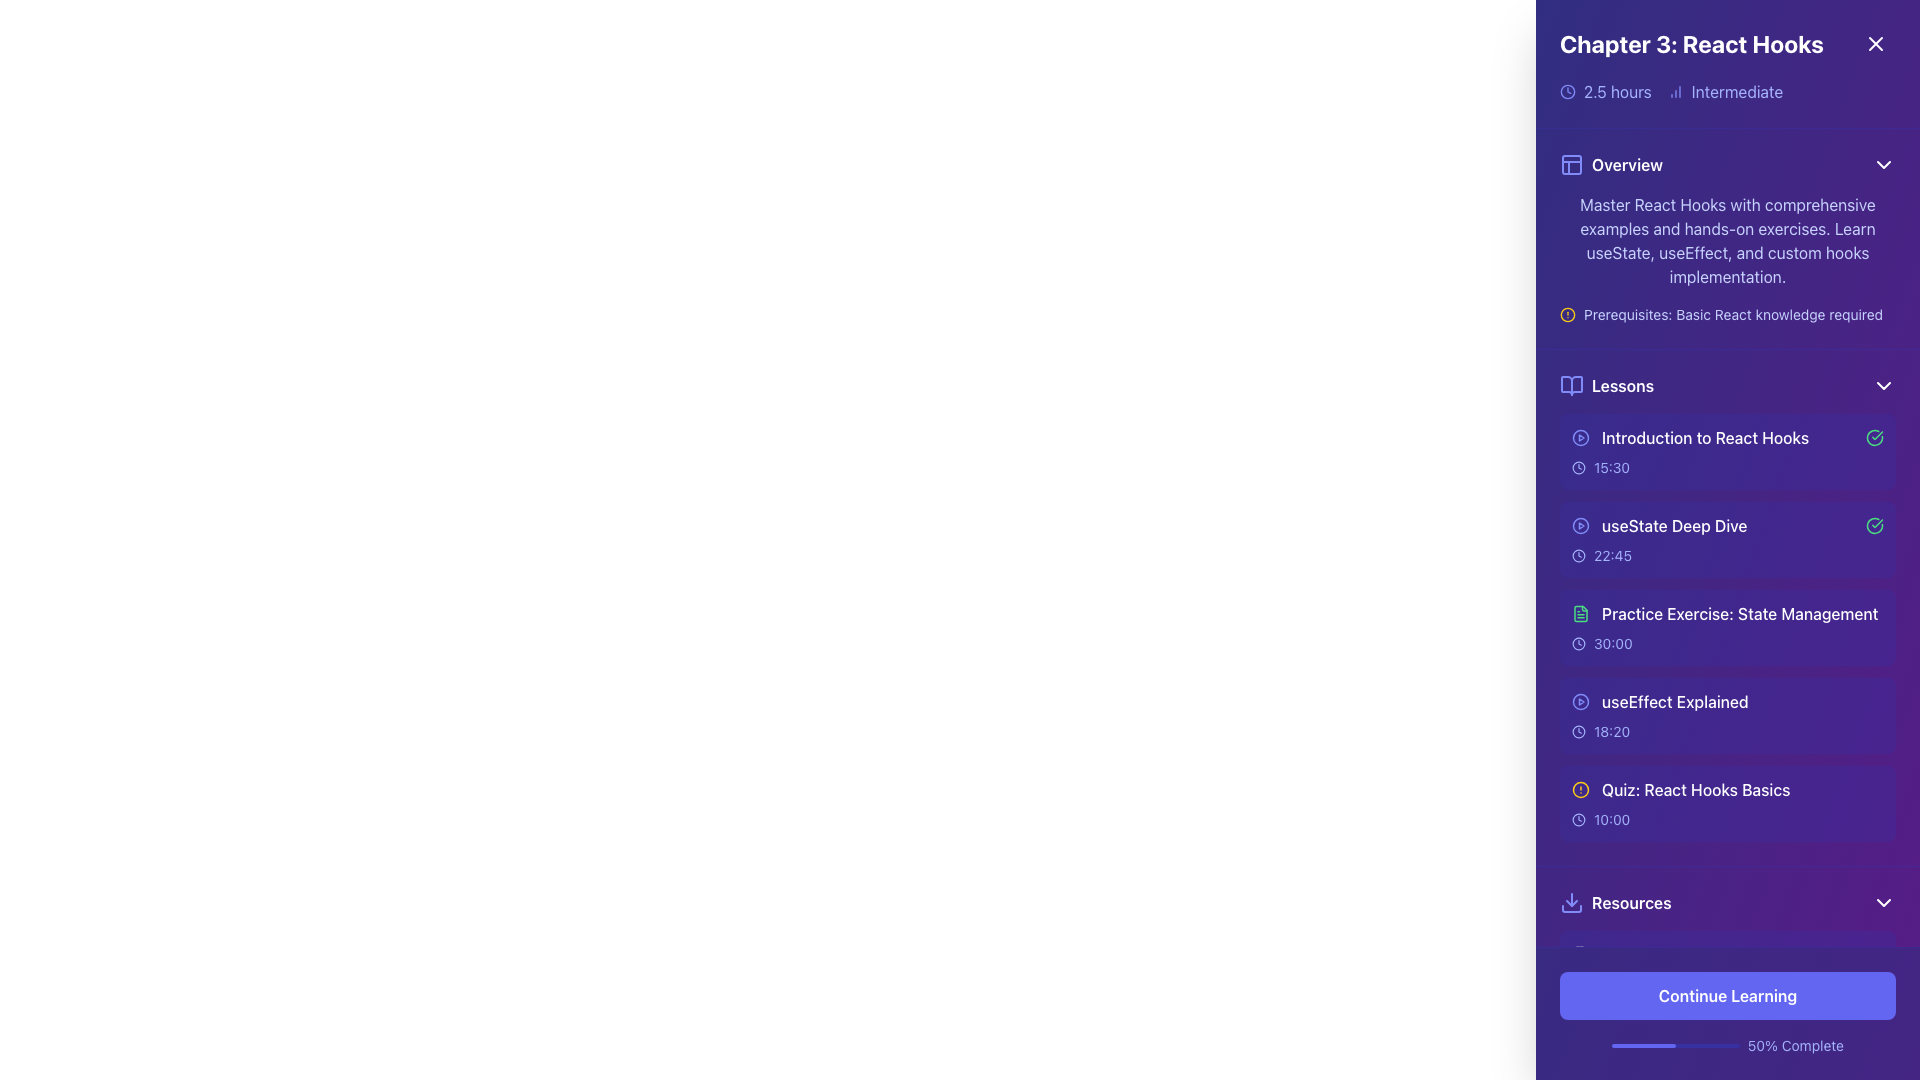 The width and height of the screenshot is (1920, 1080). What do you see at coordinates (1727, 43) in the screenshot?
I see `the text header displaying 'Chapter 3: React Hooks', which is styled in bold and large font and positioned above the summary section` at bounding box center [1727, 43].